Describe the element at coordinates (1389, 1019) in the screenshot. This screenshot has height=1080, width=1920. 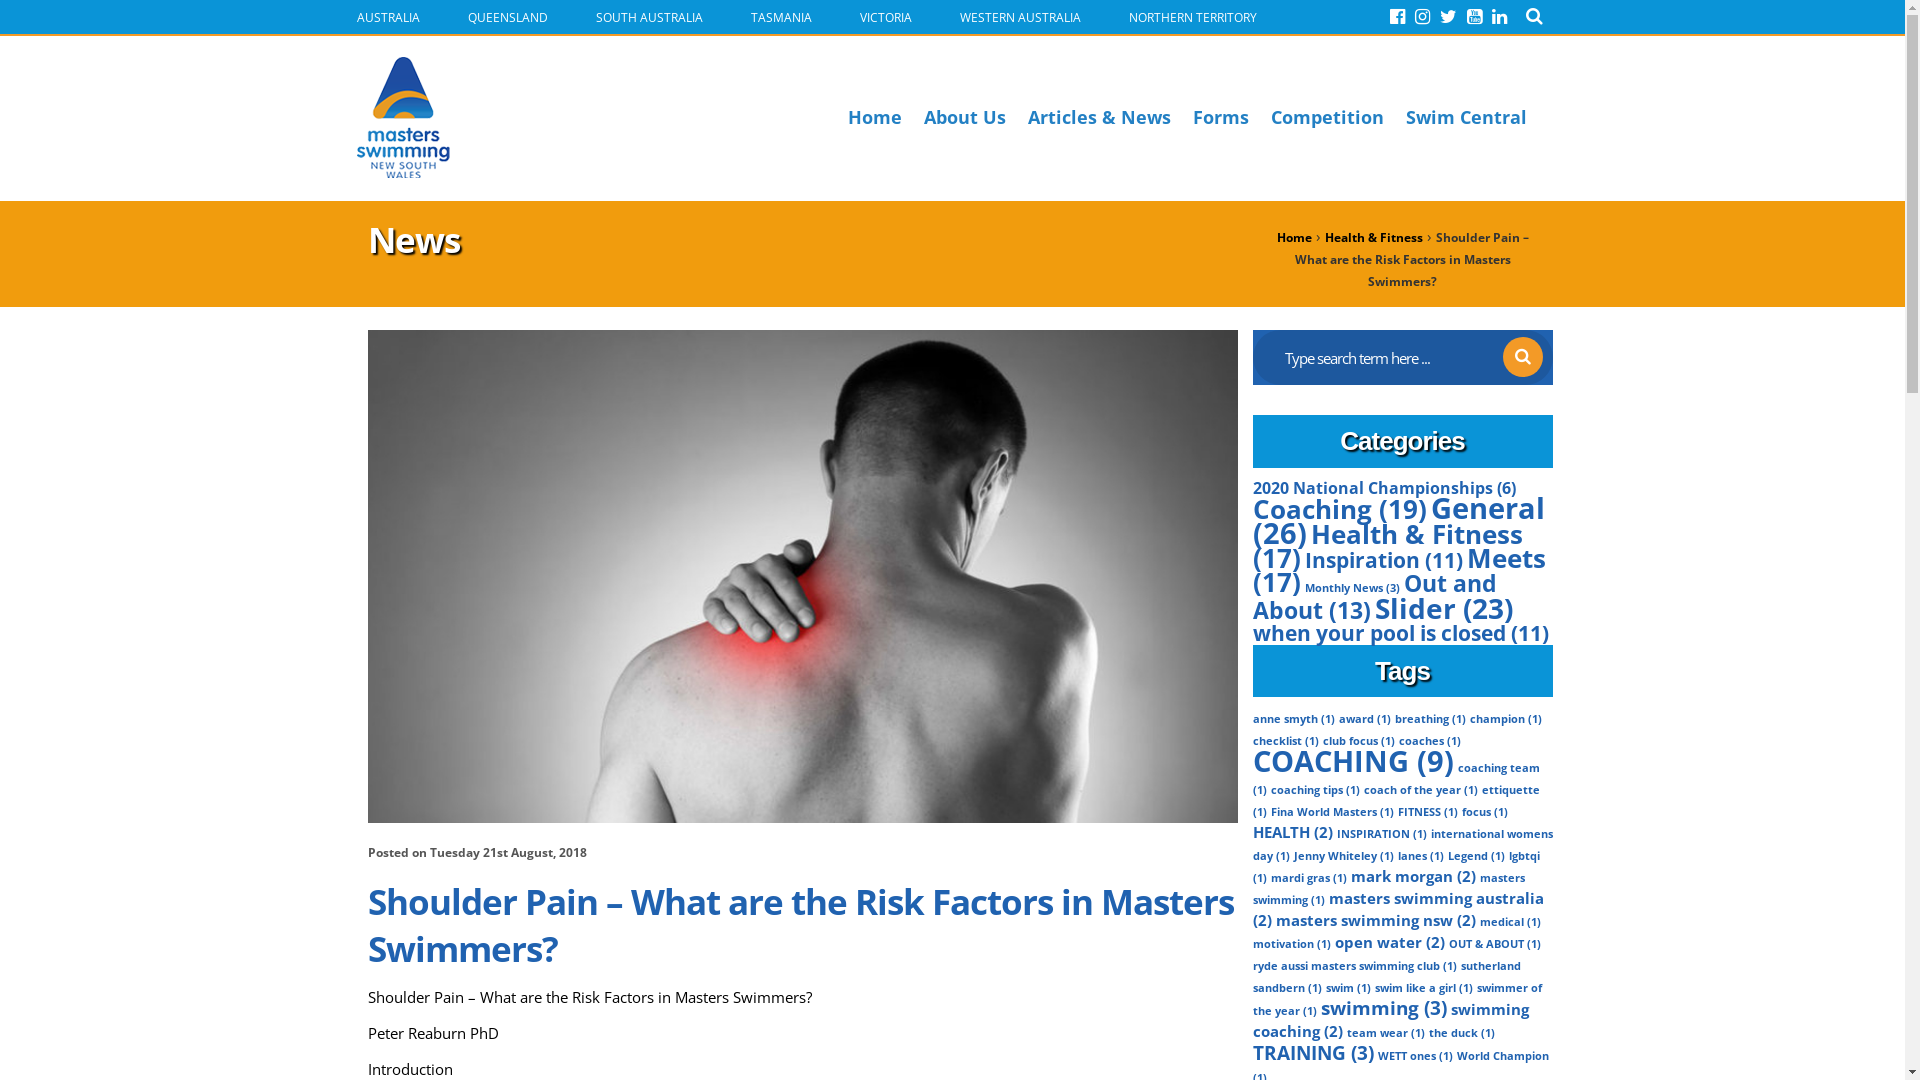
I see `'swimming coaching (2)'` at that location.